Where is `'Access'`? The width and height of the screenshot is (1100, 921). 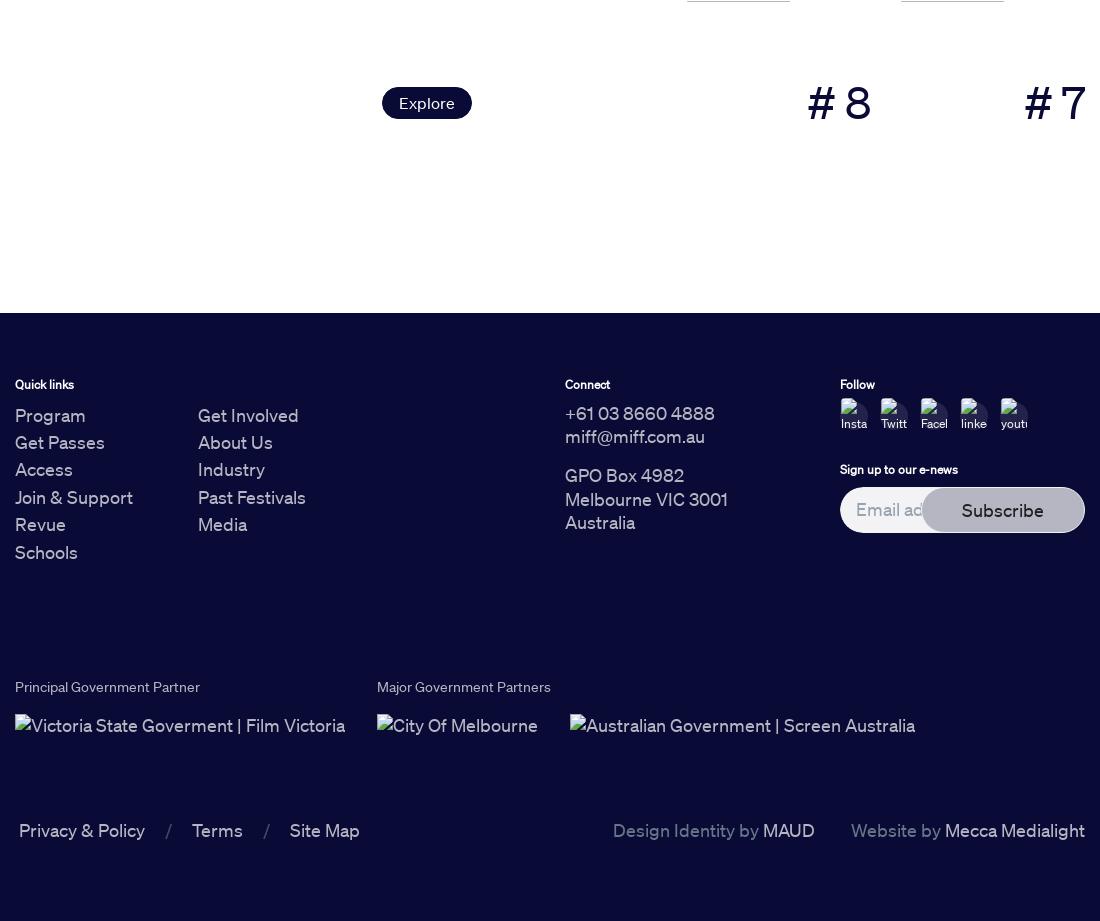 'Access' is located at coordinates (43, 467).